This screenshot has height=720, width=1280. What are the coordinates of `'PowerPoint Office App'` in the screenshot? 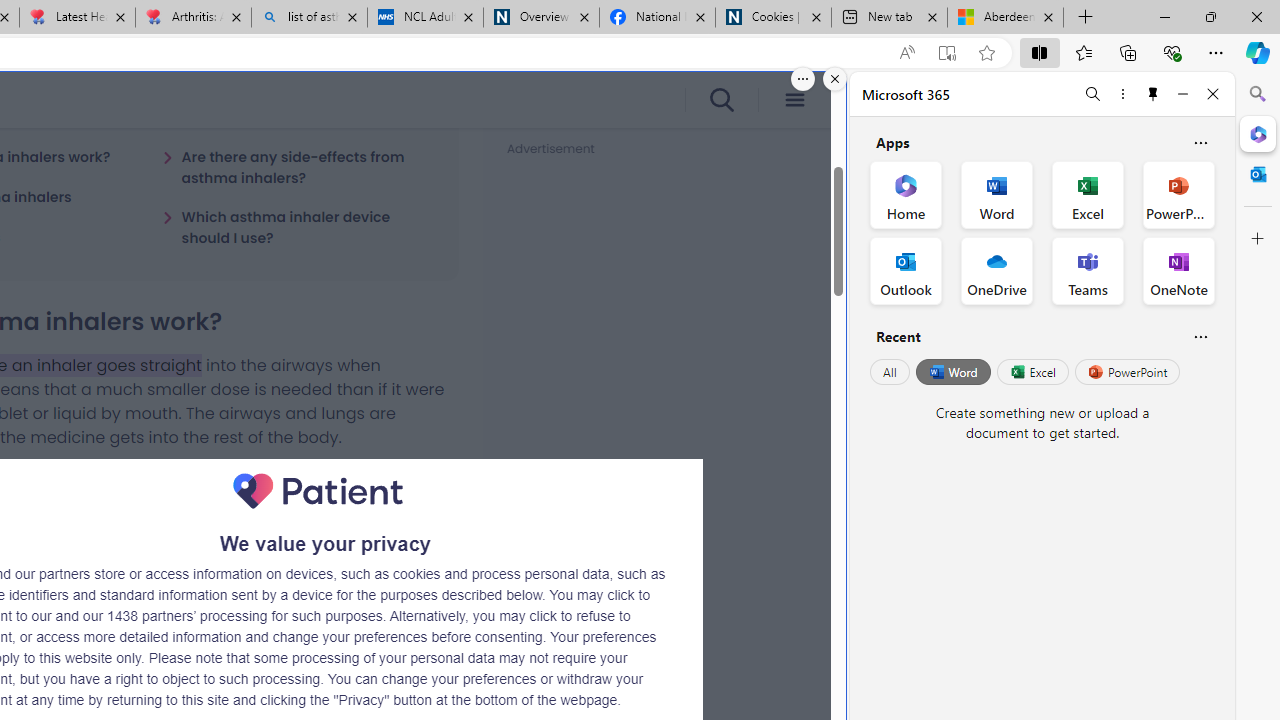 It's located at (1178, 195).